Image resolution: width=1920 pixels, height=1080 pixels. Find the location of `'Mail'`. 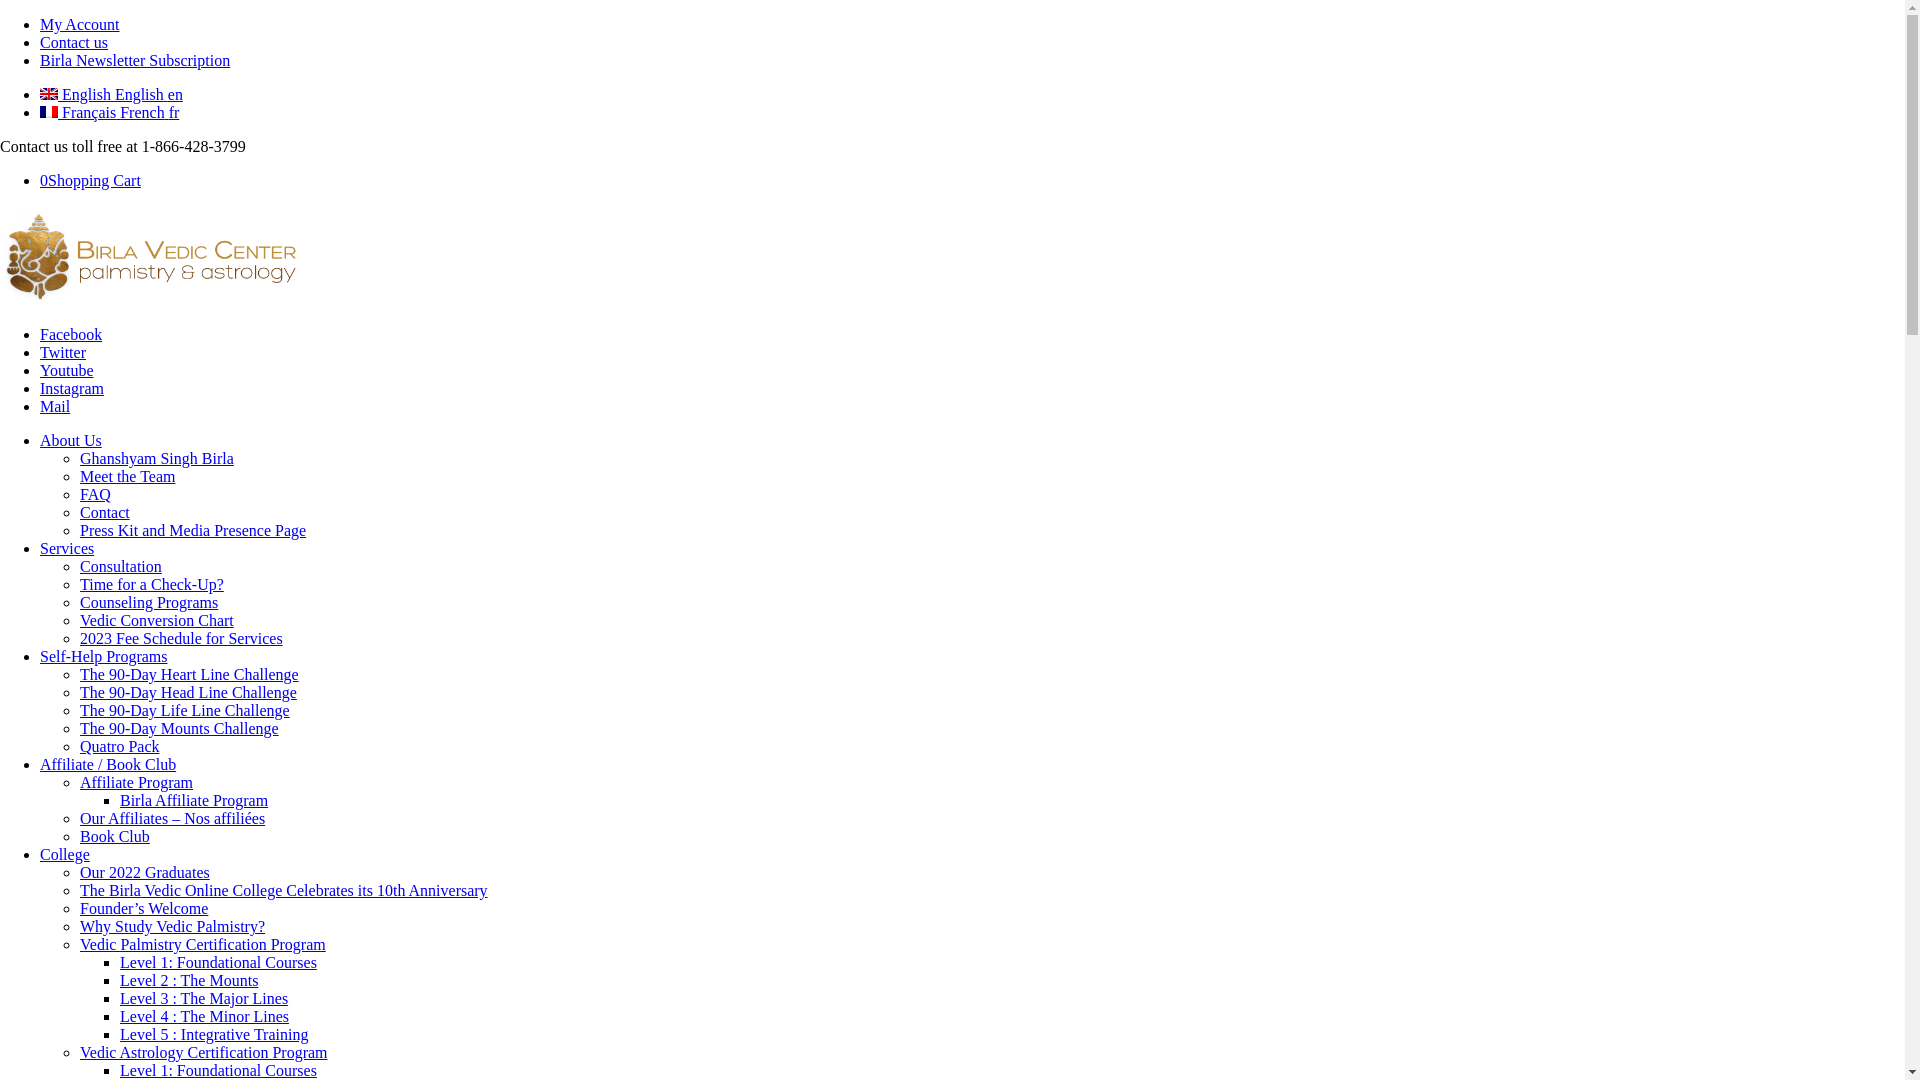

'Mail' is located at coordinates (54, 405).